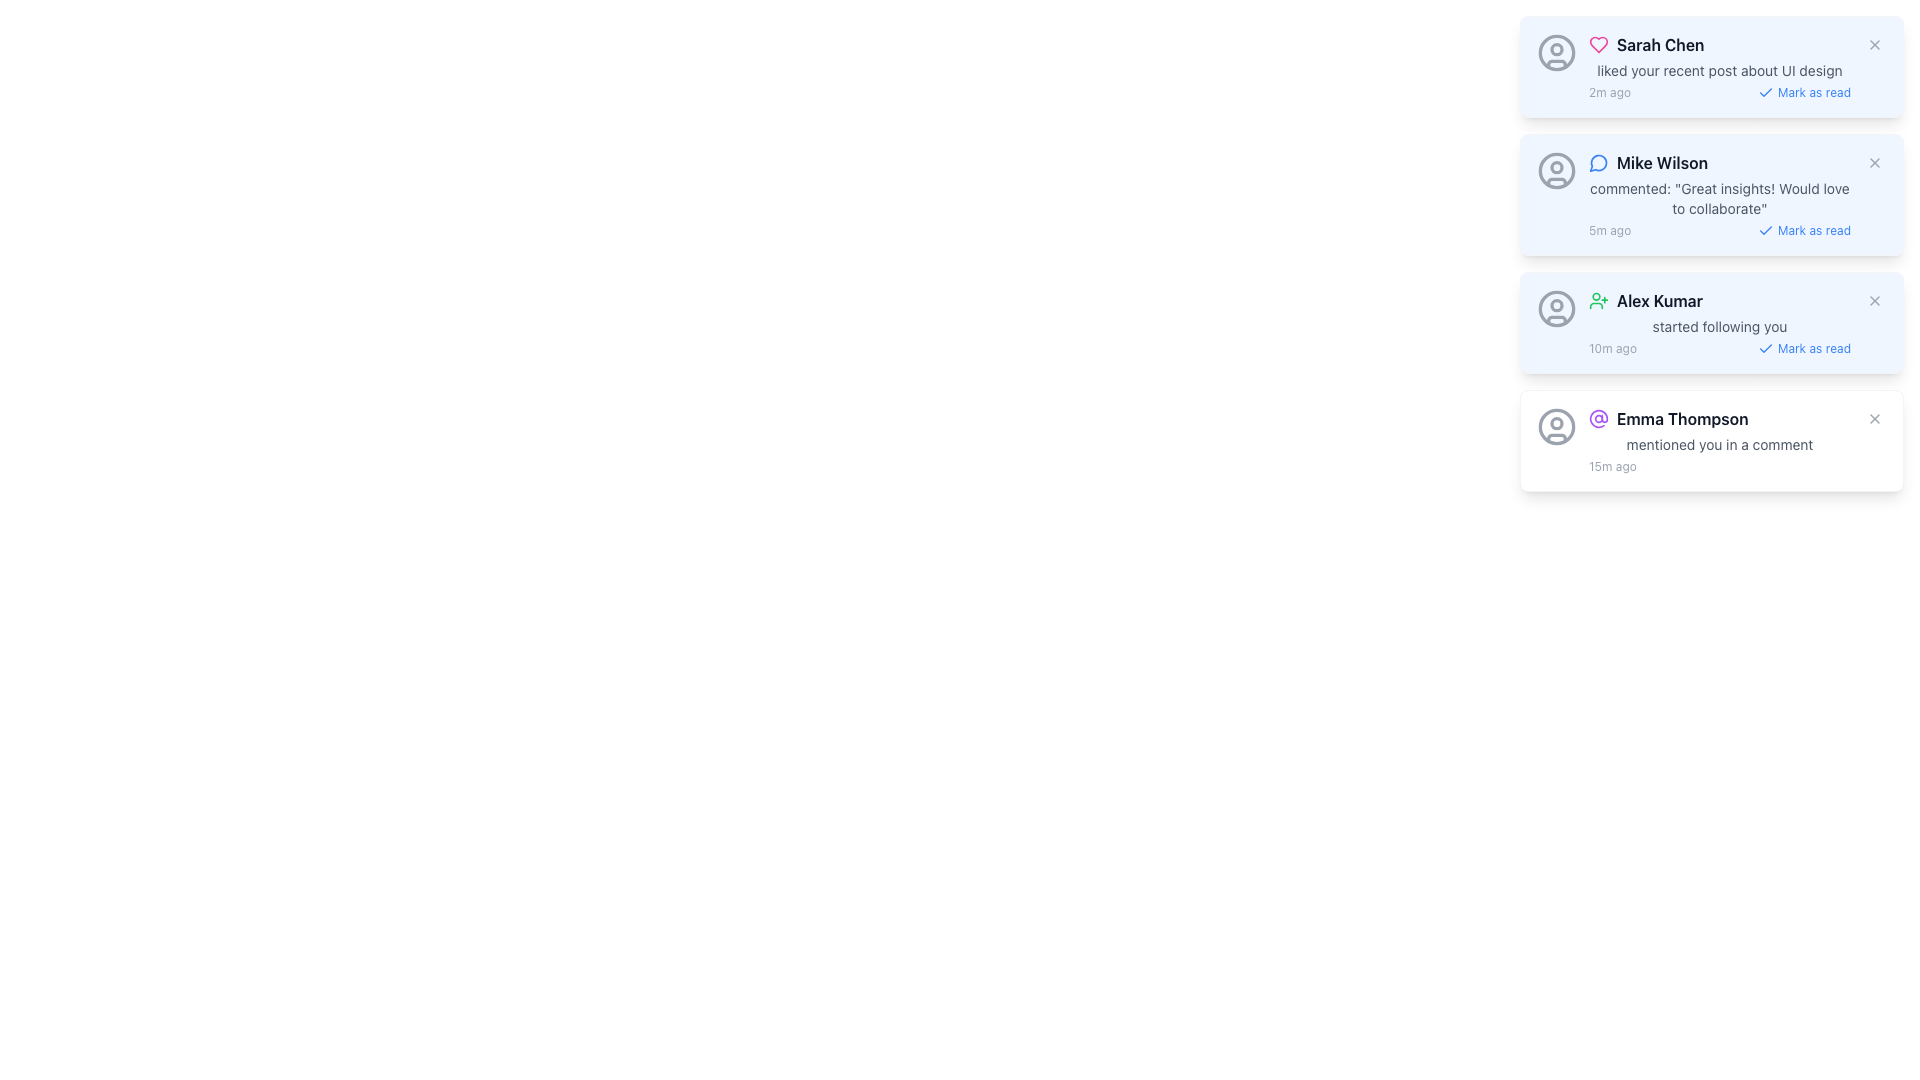  What do you see at coordinates (1874, 300) in the screenshot?
I see `the Close button with an 'X' icon, located in the top-right corner of the notification card for 'Alex Kumar', above the text 'started following you'` at bounding box center [1874, 300].